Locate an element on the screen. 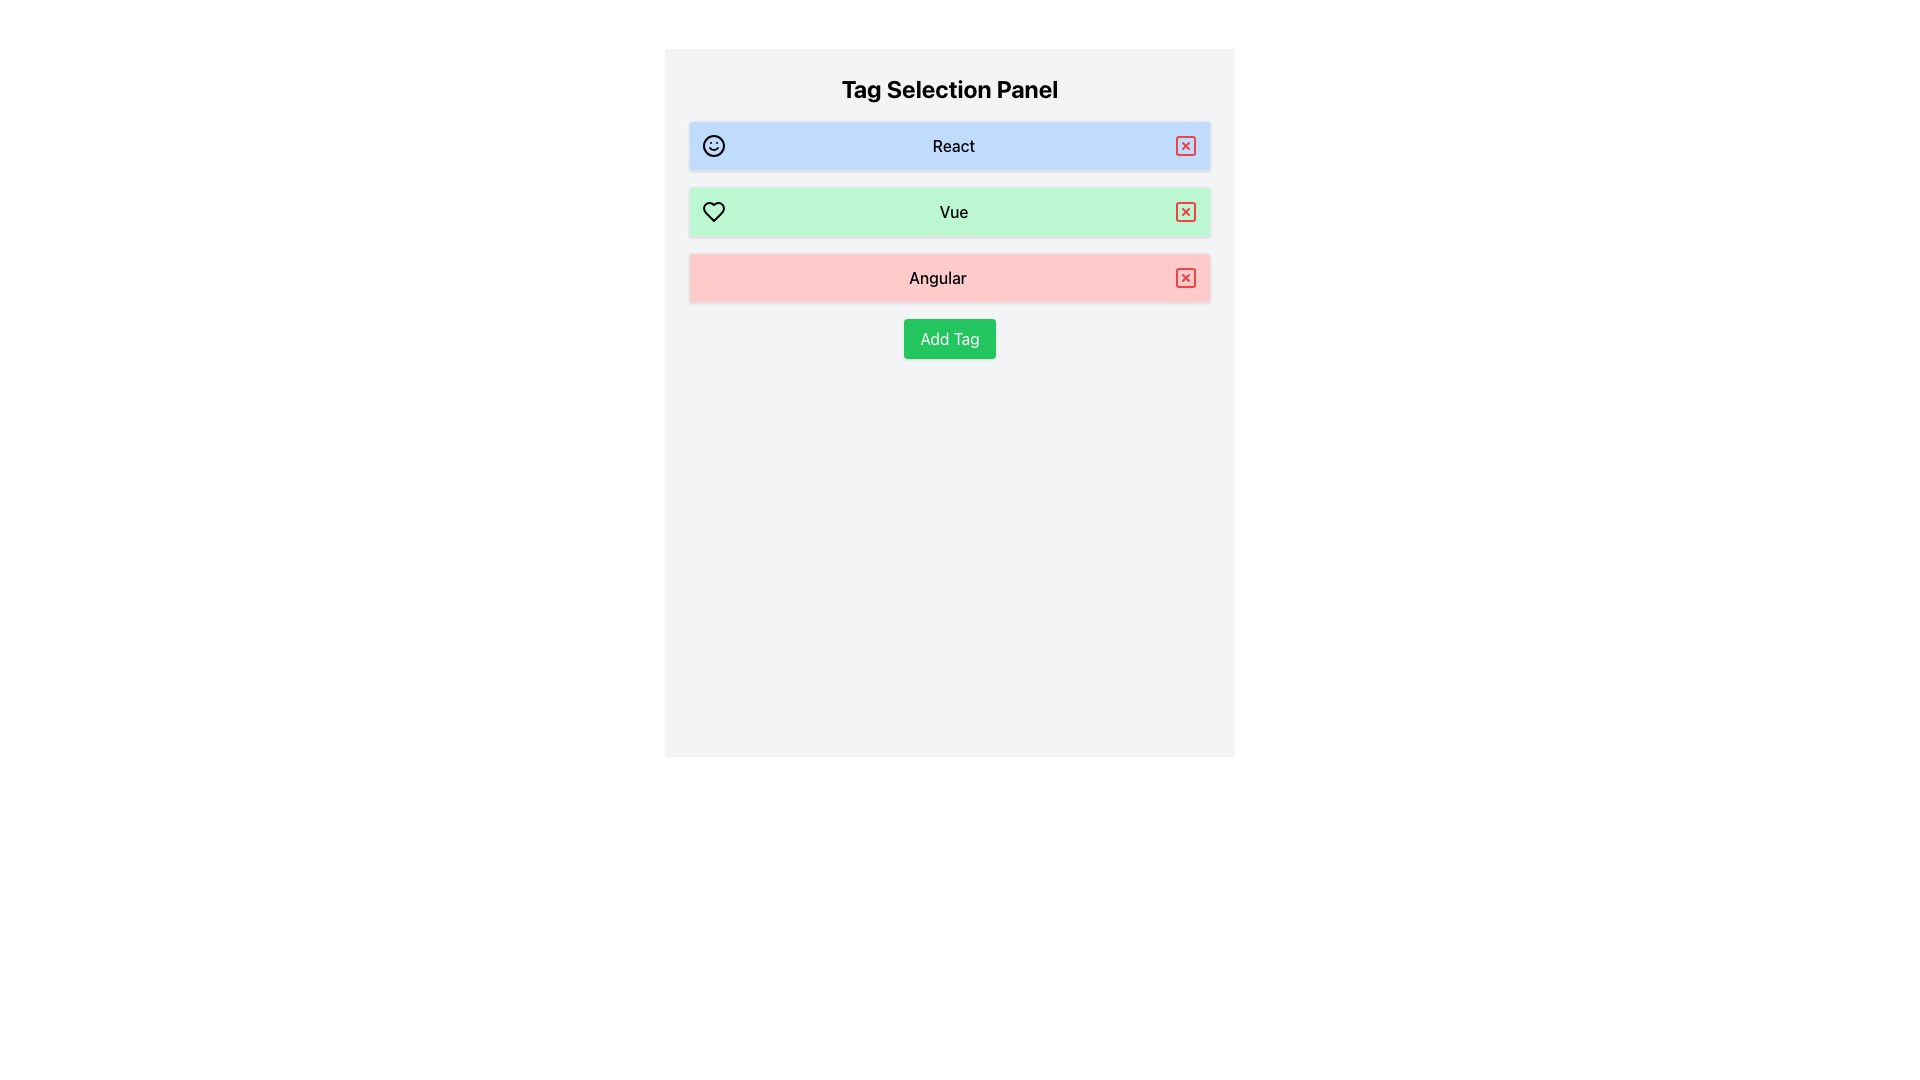 This screenshot has height=1080, width=1920. the interactive delete button, which is a square with rounded corners located at the right-most side of the second tag in the list titled 'Vue' is located at coordinates (1185, 212).